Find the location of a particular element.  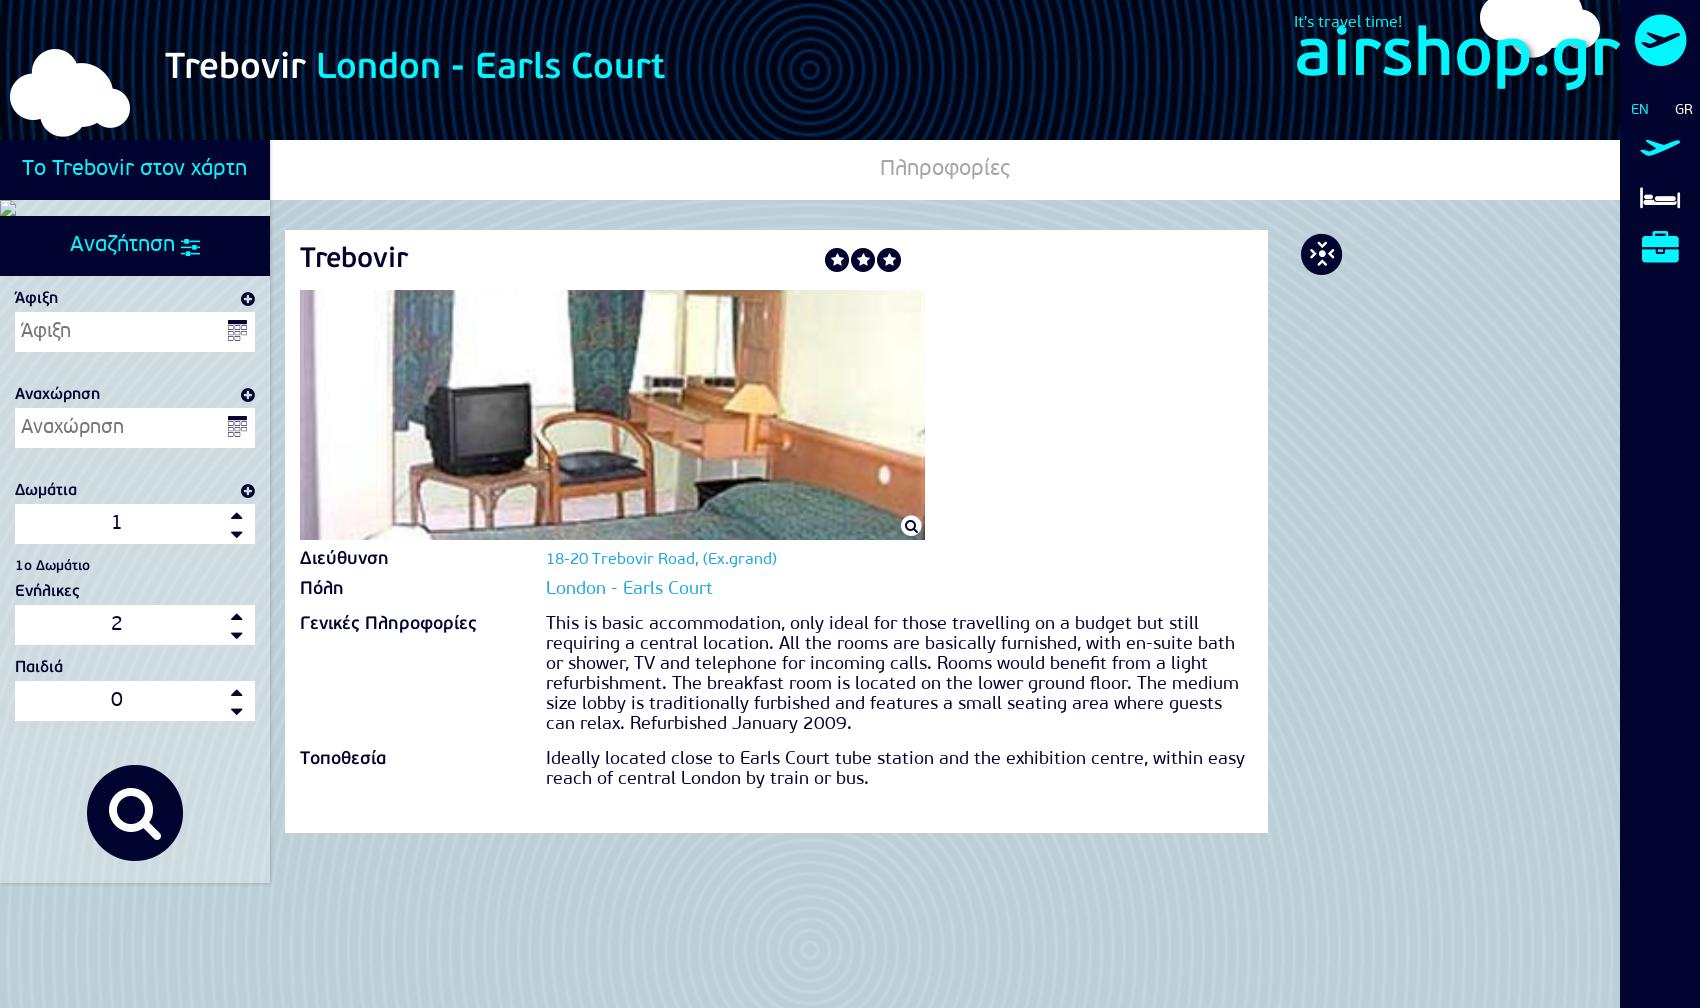

'Ideally located close to Earls Court tube station and the exhibition centre, within easy reach of central London by train or bus.' is located at coordinates (894, 769).